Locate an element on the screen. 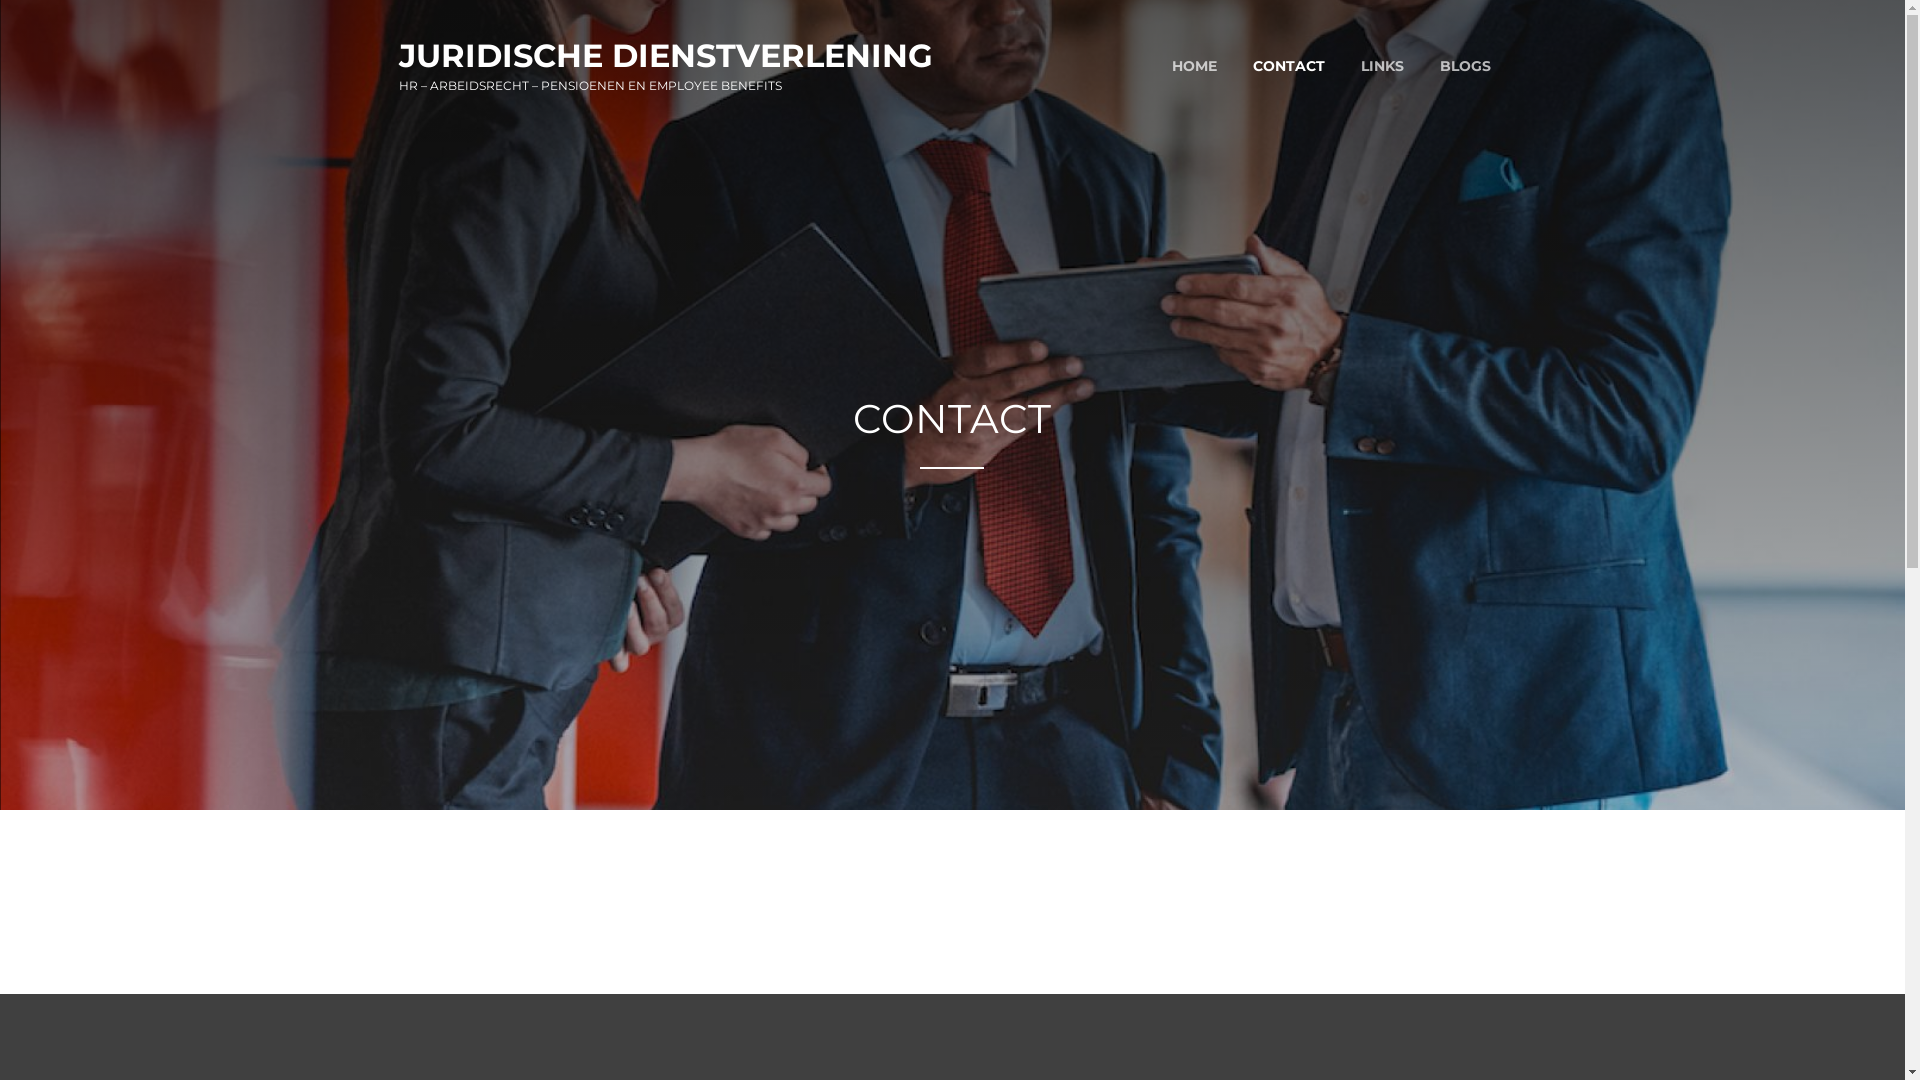 Image resolution: width=1920 pixels, height=1080 pixels. 'BLOGS' is located at coordinates (1465, 65).